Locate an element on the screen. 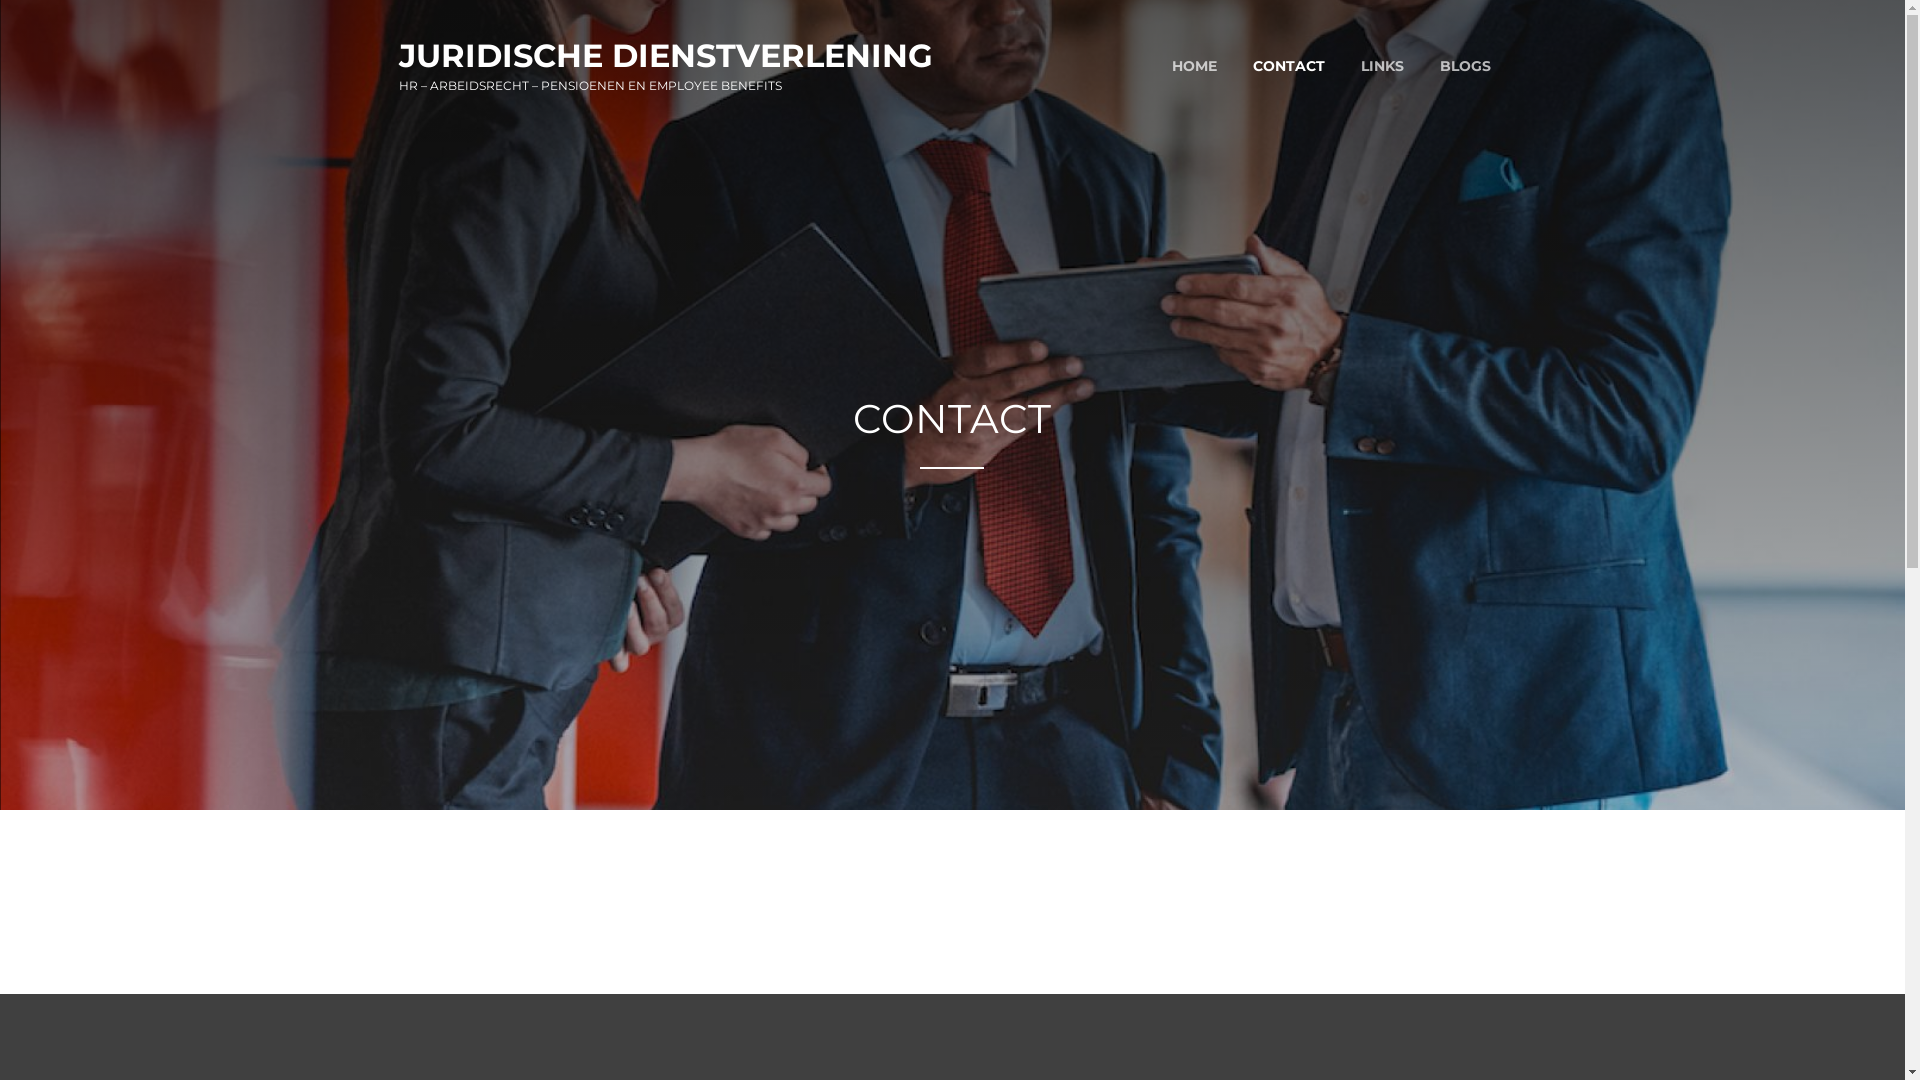 Image resolution: width=1920 pixels, height=1080 pixels. 'BLOGS' is located at coordinates (1465, 65).